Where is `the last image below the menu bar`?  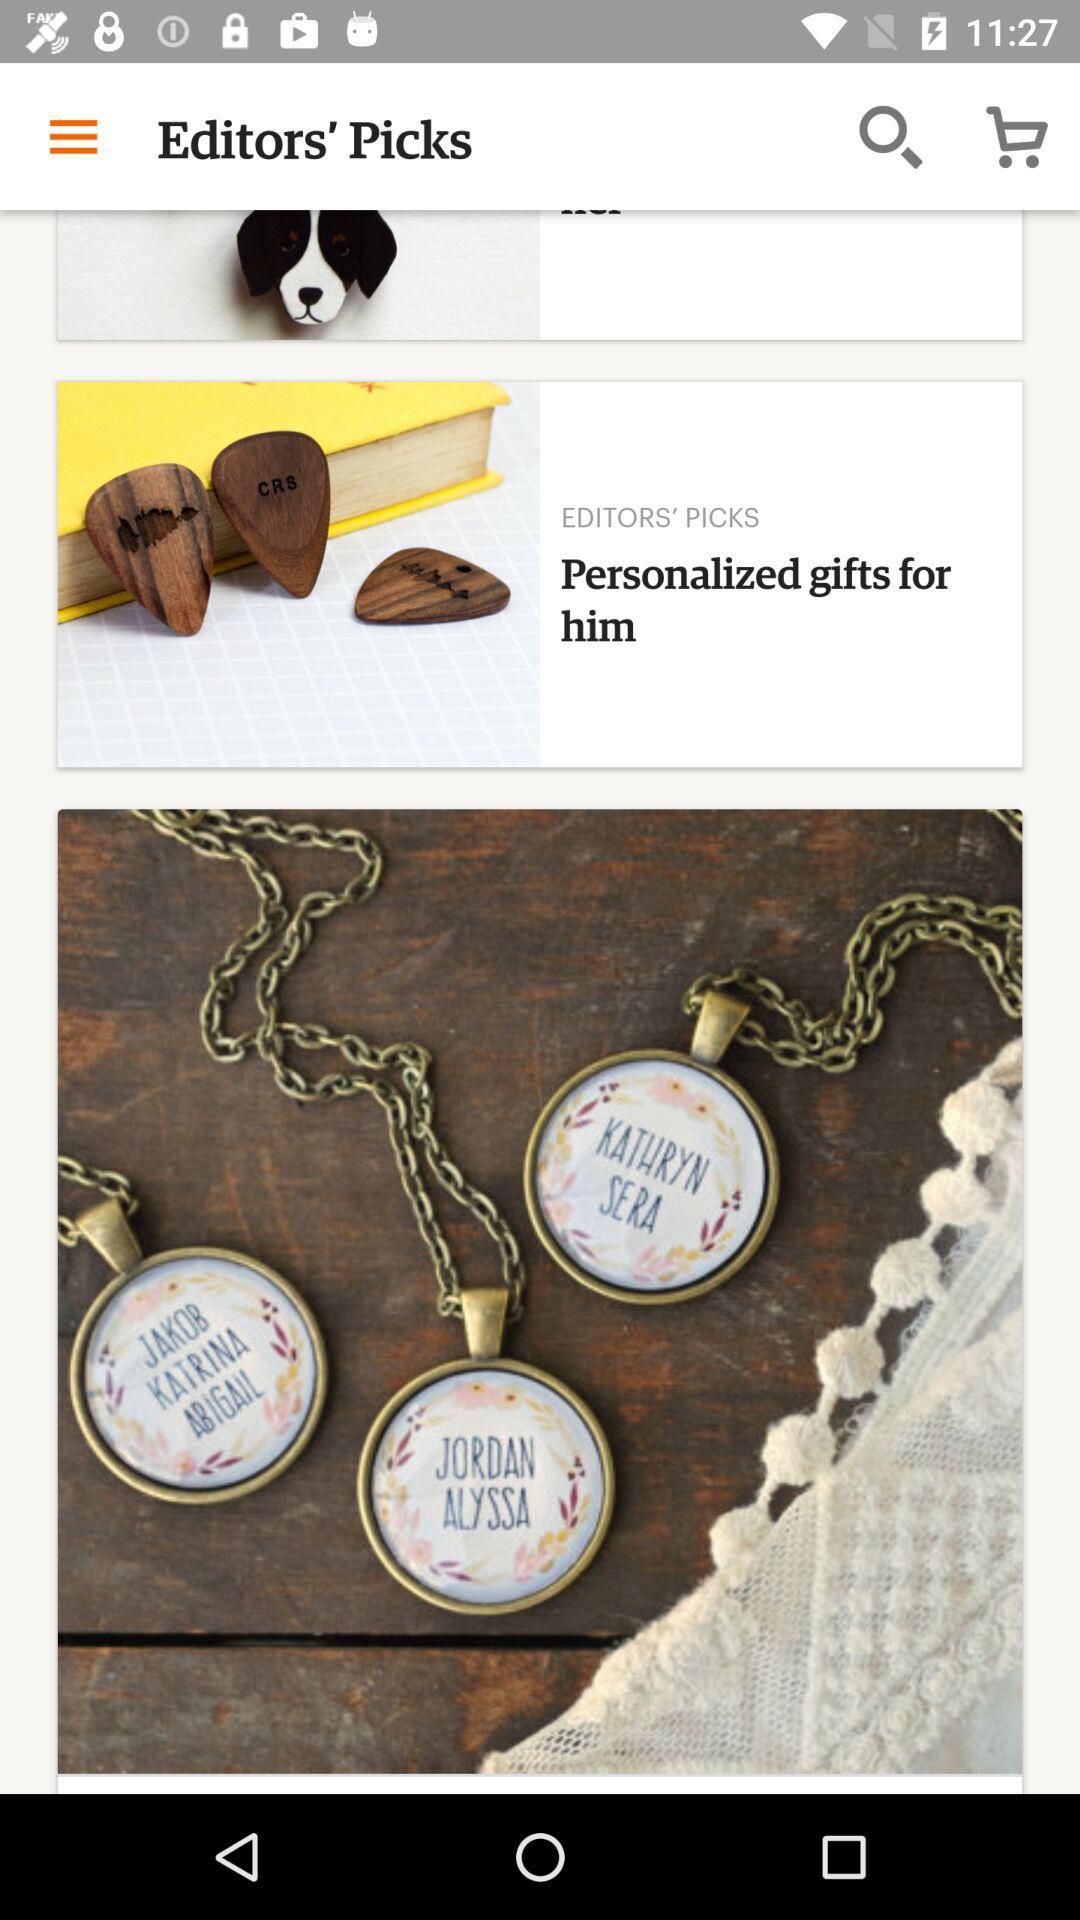
the last image below the menu bar is located at coordinates (540, 1291).